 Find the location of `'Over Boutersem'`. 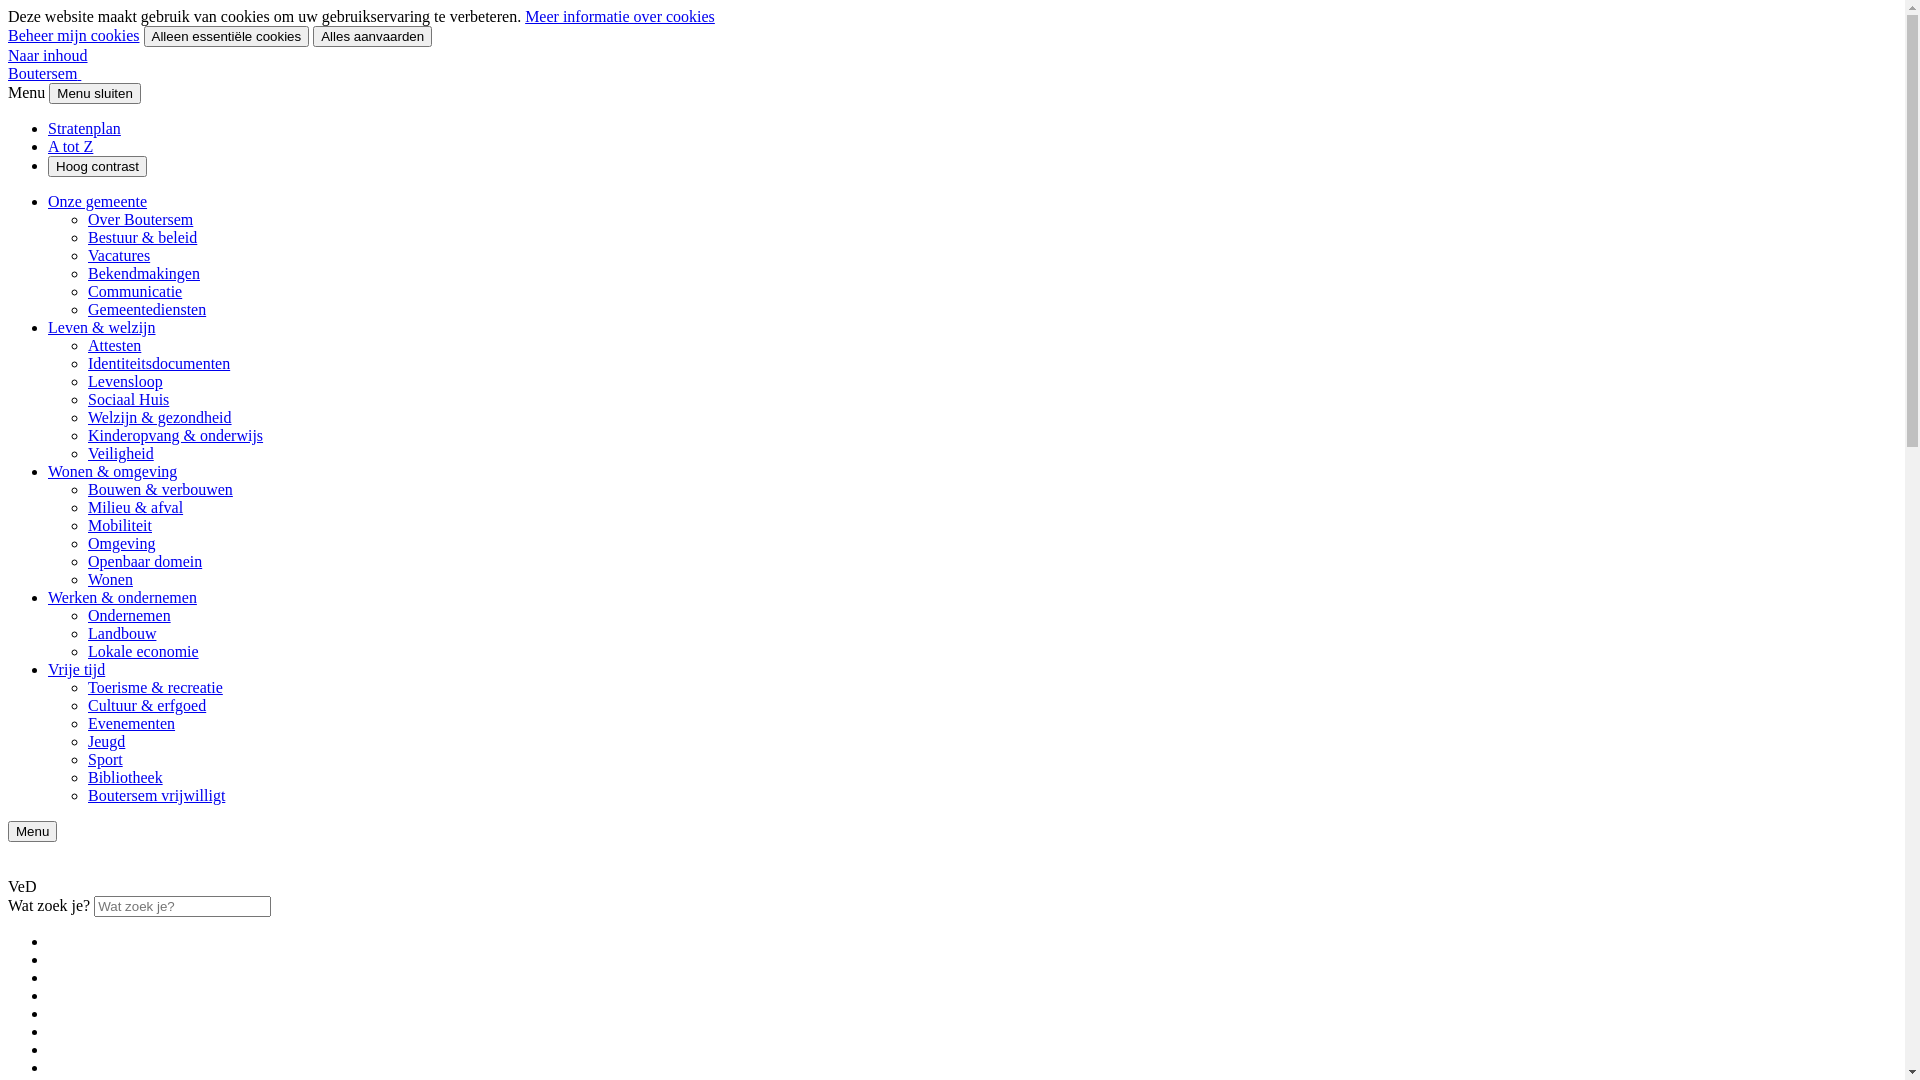

'Over Boutersem' is located at coordinates (139, 219).